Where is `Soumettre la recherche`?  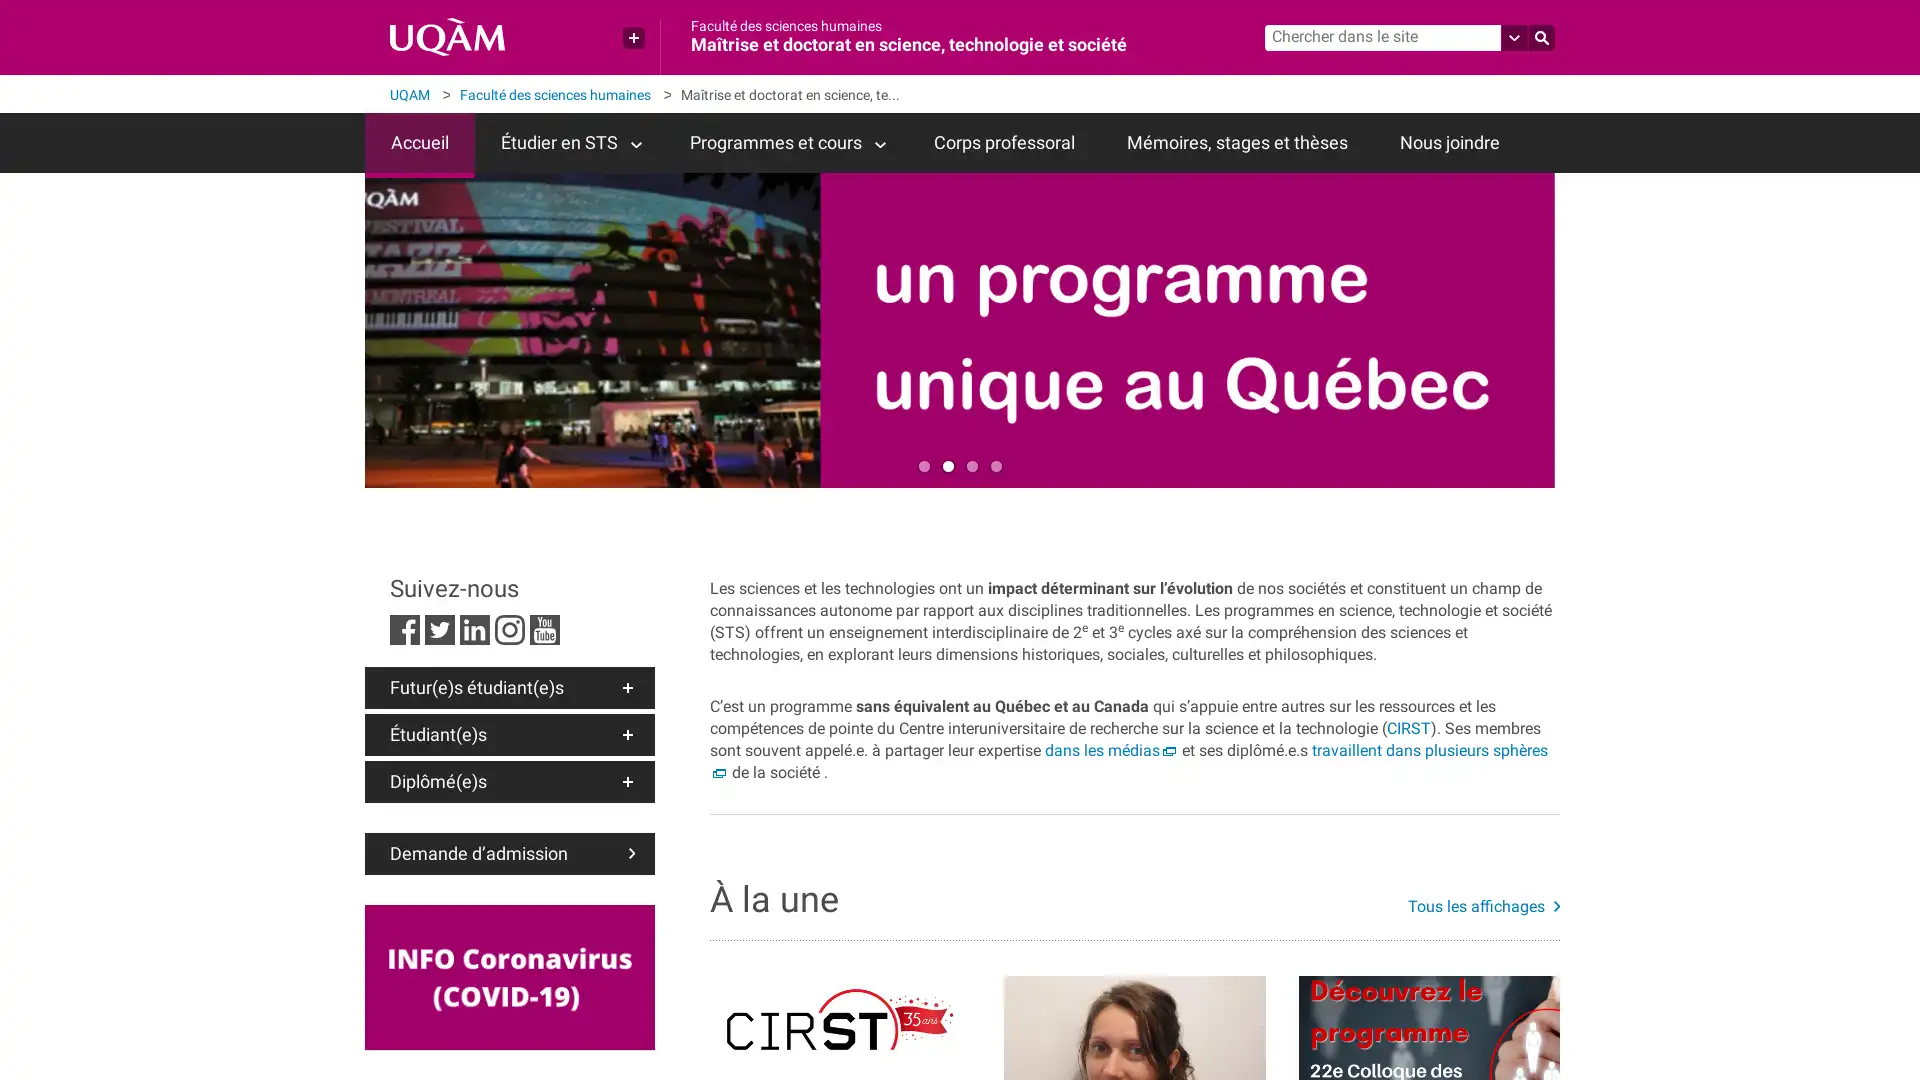 Soumettre la recherche is located at coordinates (1540, 38).